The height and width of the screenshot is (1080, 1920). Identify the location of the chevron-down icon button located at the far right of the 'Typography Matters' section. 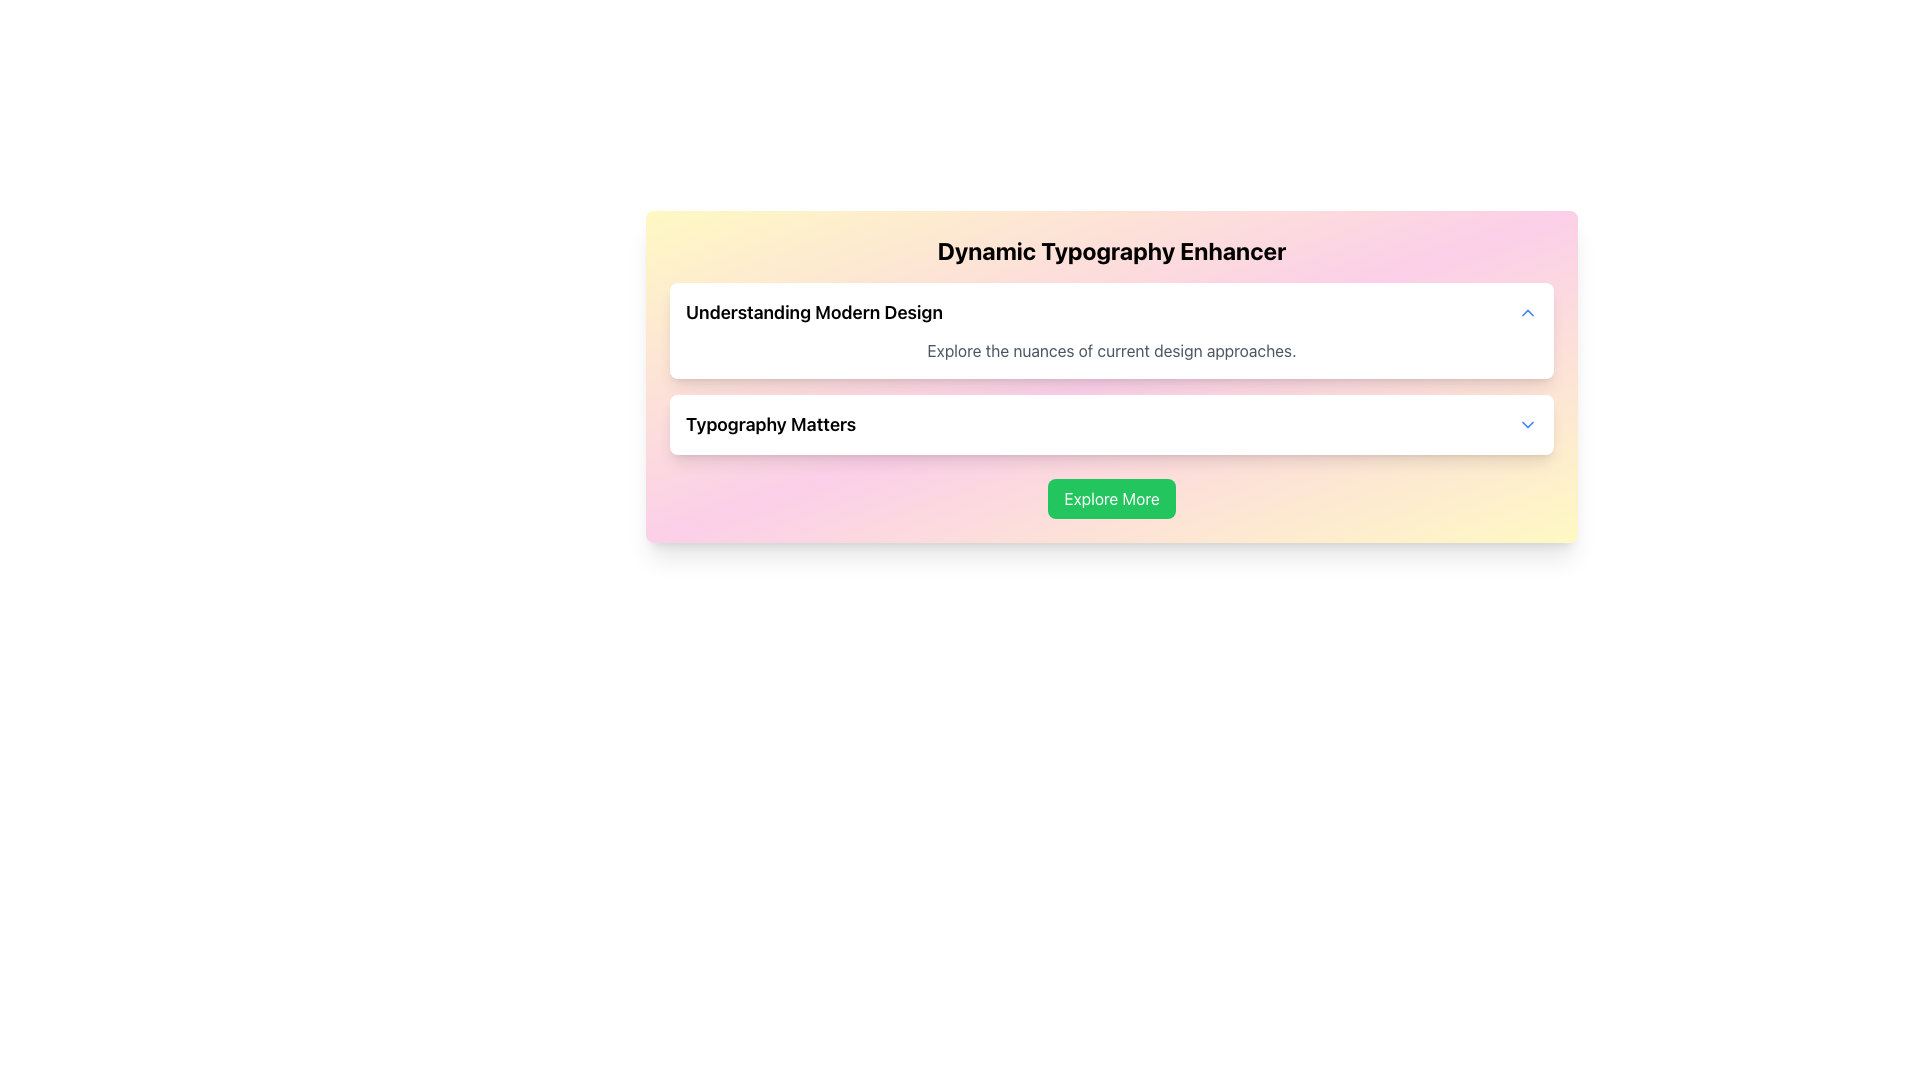
(1526, 423).